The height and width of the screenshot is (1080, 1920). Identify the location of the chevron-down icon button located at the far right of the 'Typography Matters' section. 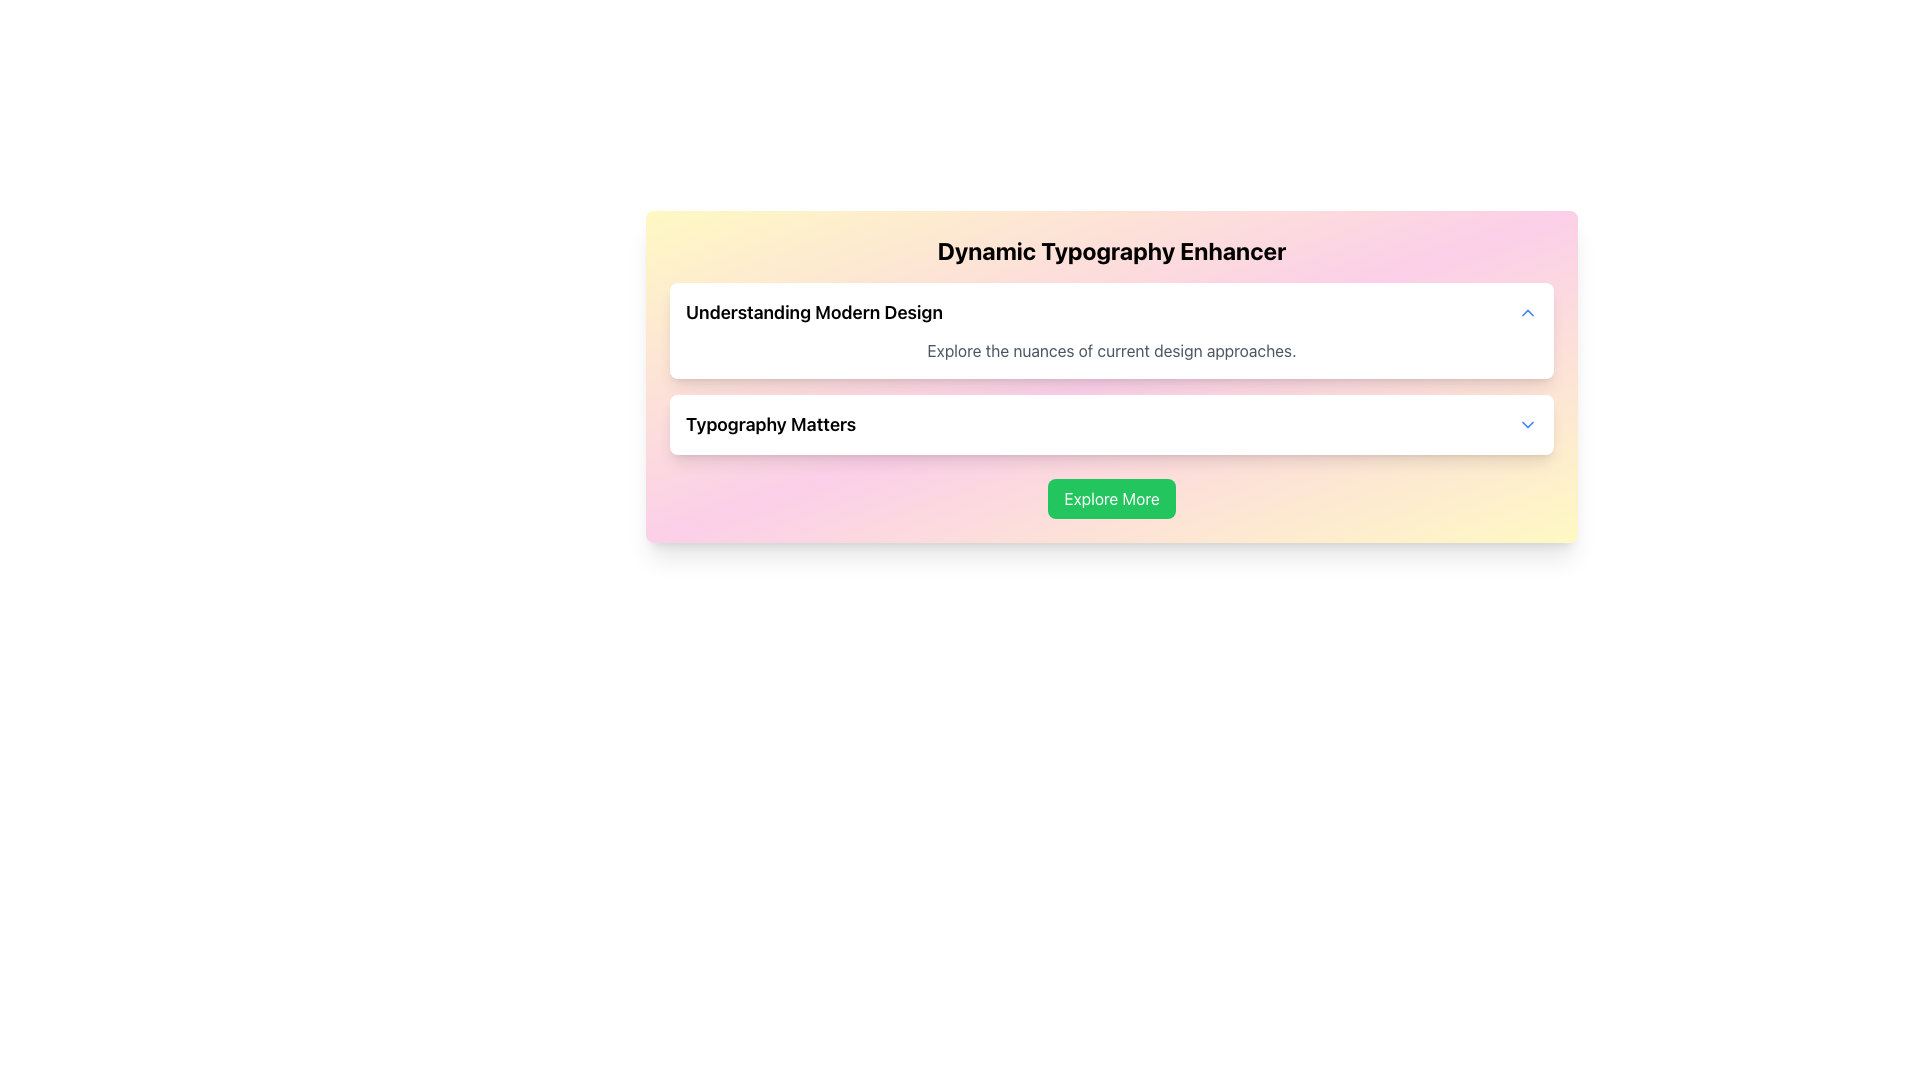
(1526, 423).